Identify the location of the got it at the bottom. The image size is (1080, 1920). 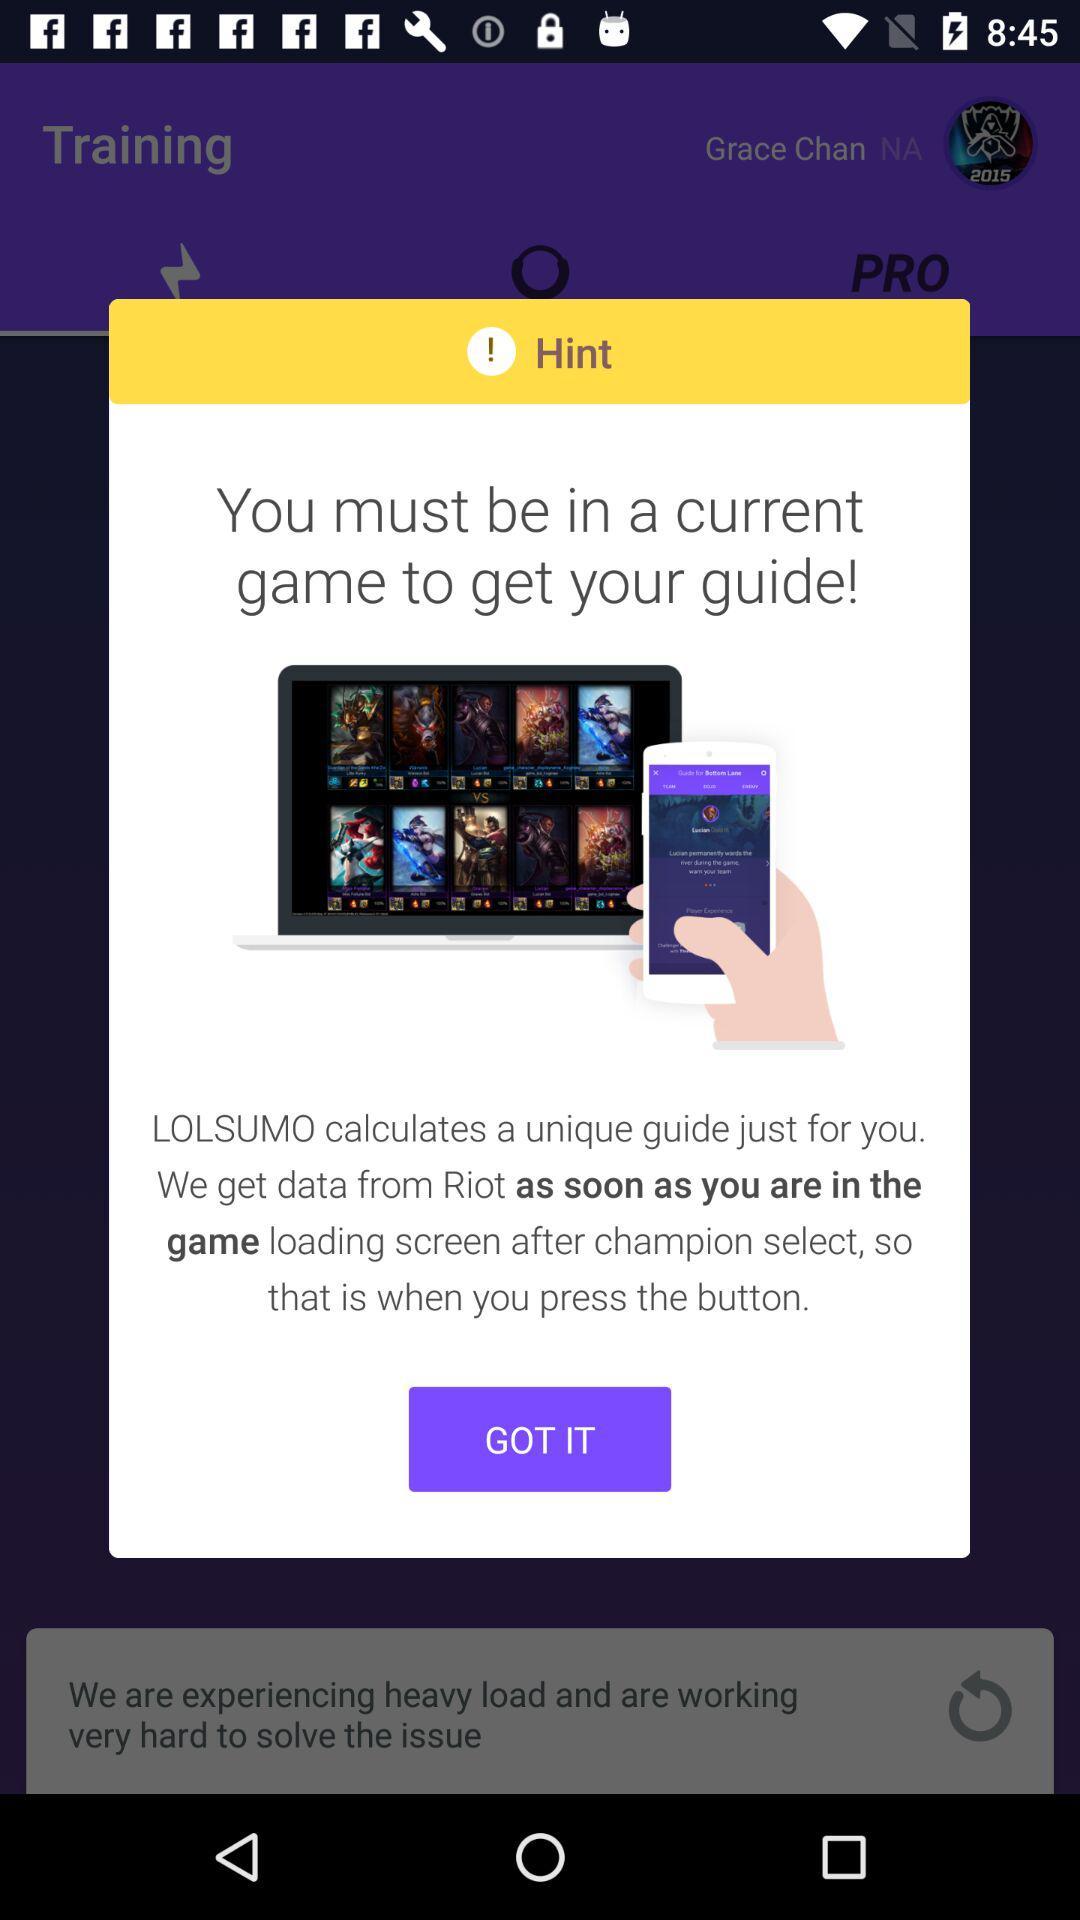
(540, 1438).